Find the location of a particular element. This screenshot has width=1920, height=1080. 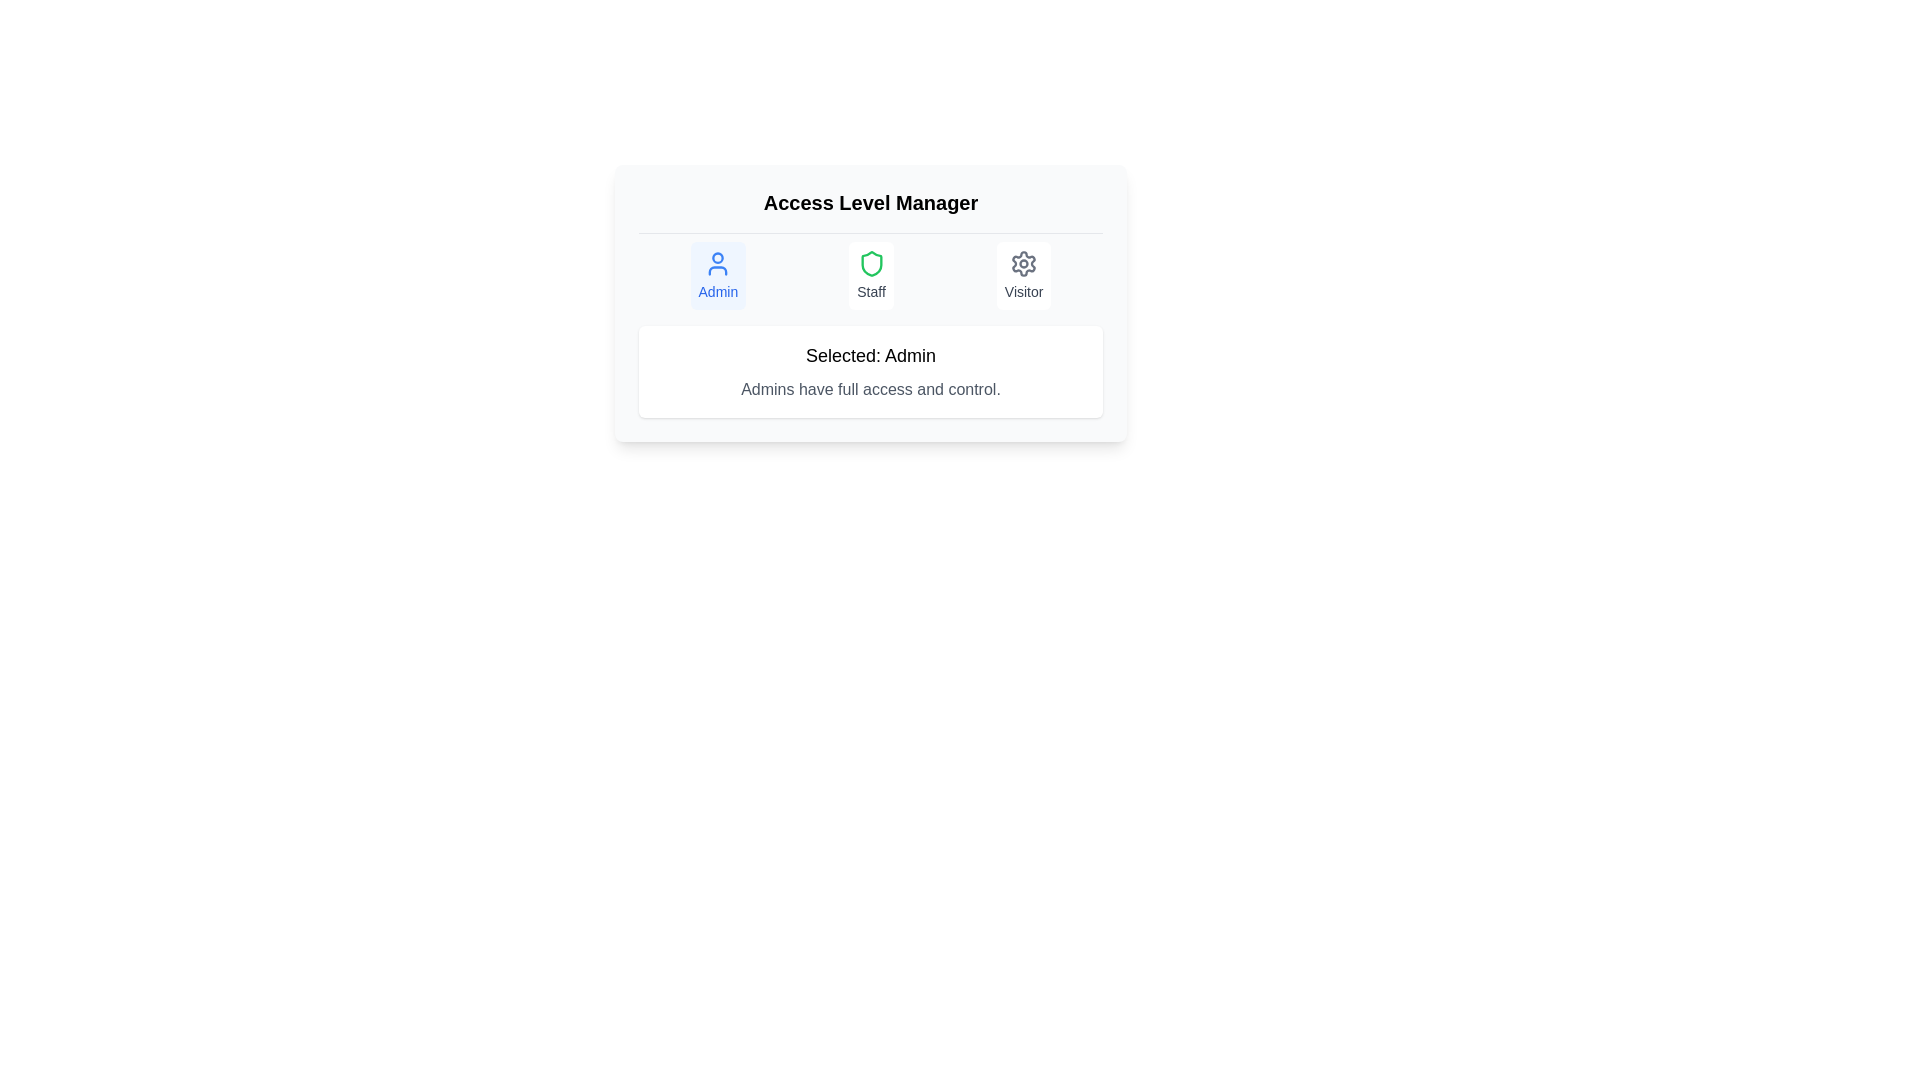

the bottom part of the user icon graphic, which represents the shoulders, located under the 'Access Level Manager' section is located at coordinates (718, 270).